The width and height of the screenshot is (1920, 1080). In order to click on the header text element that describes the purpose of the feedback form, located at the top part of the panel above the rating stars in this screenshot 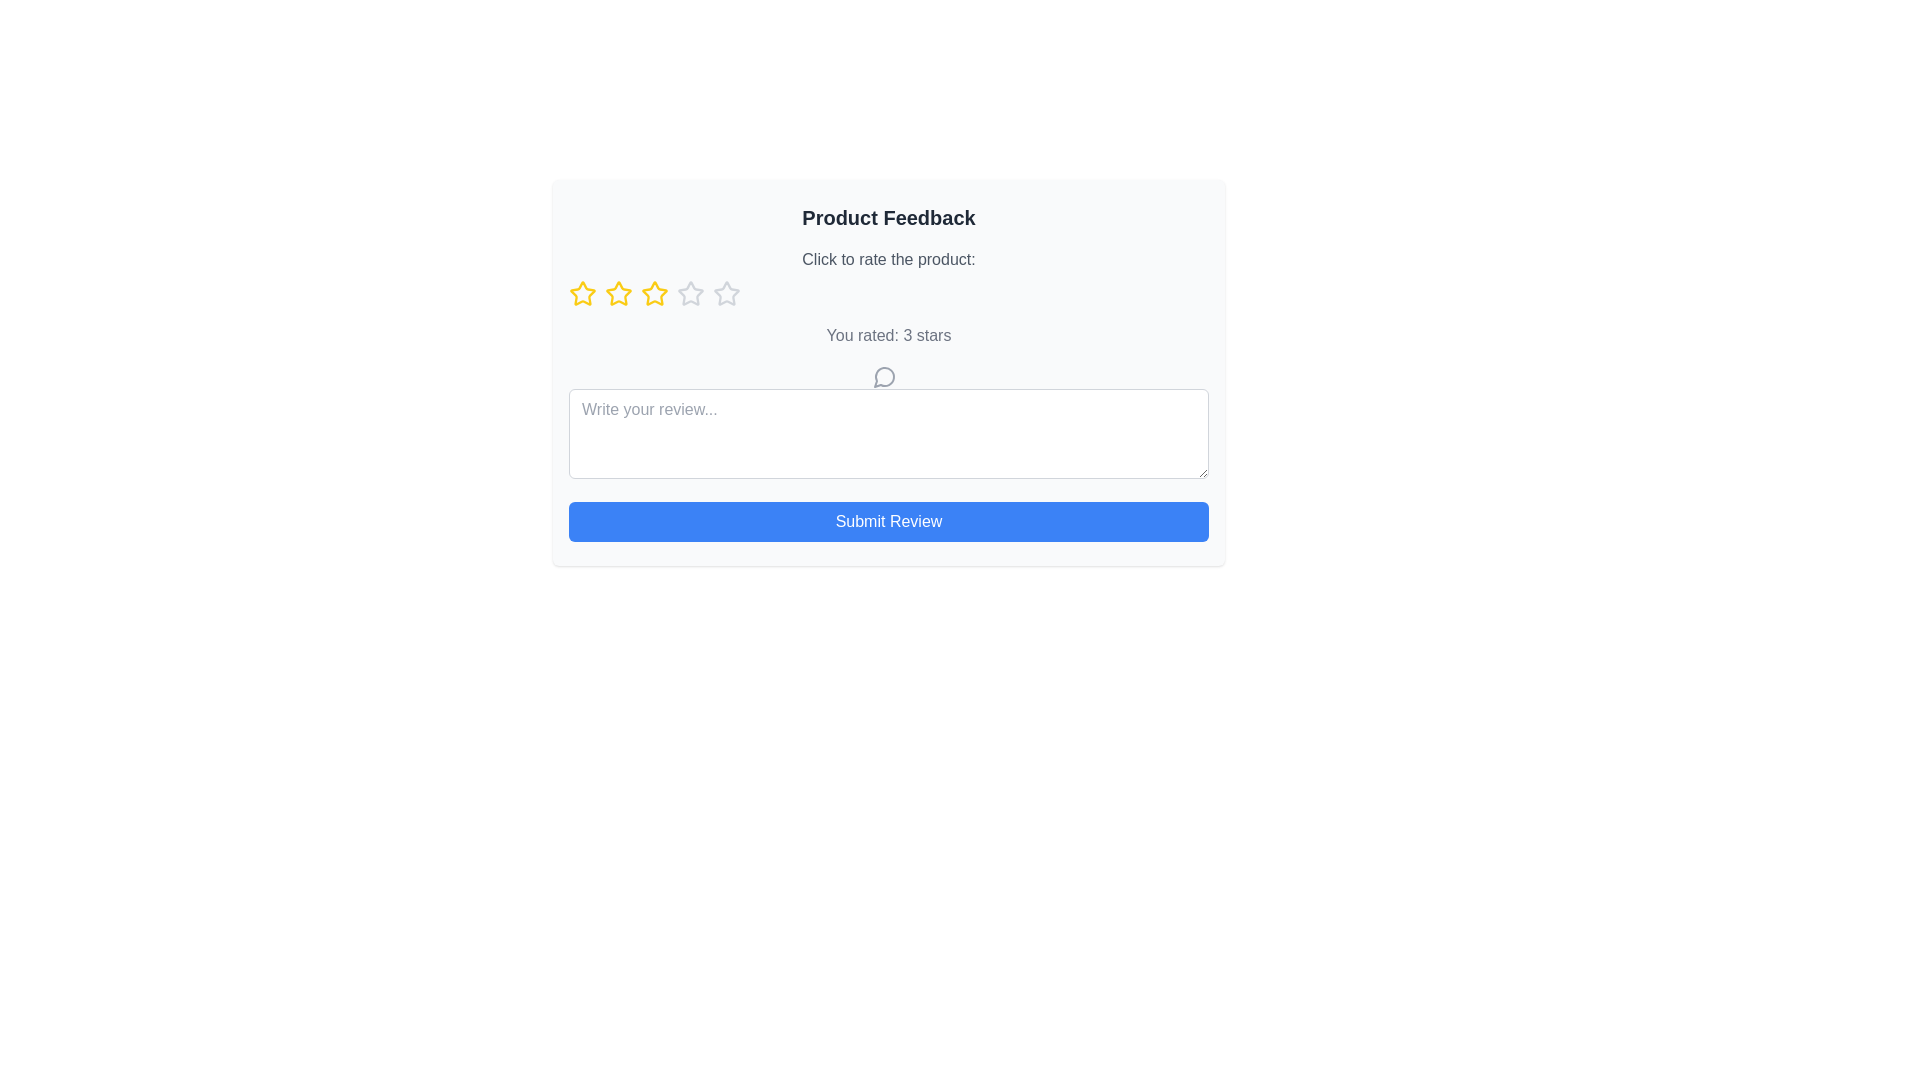, I will do `click(887, 218)`.